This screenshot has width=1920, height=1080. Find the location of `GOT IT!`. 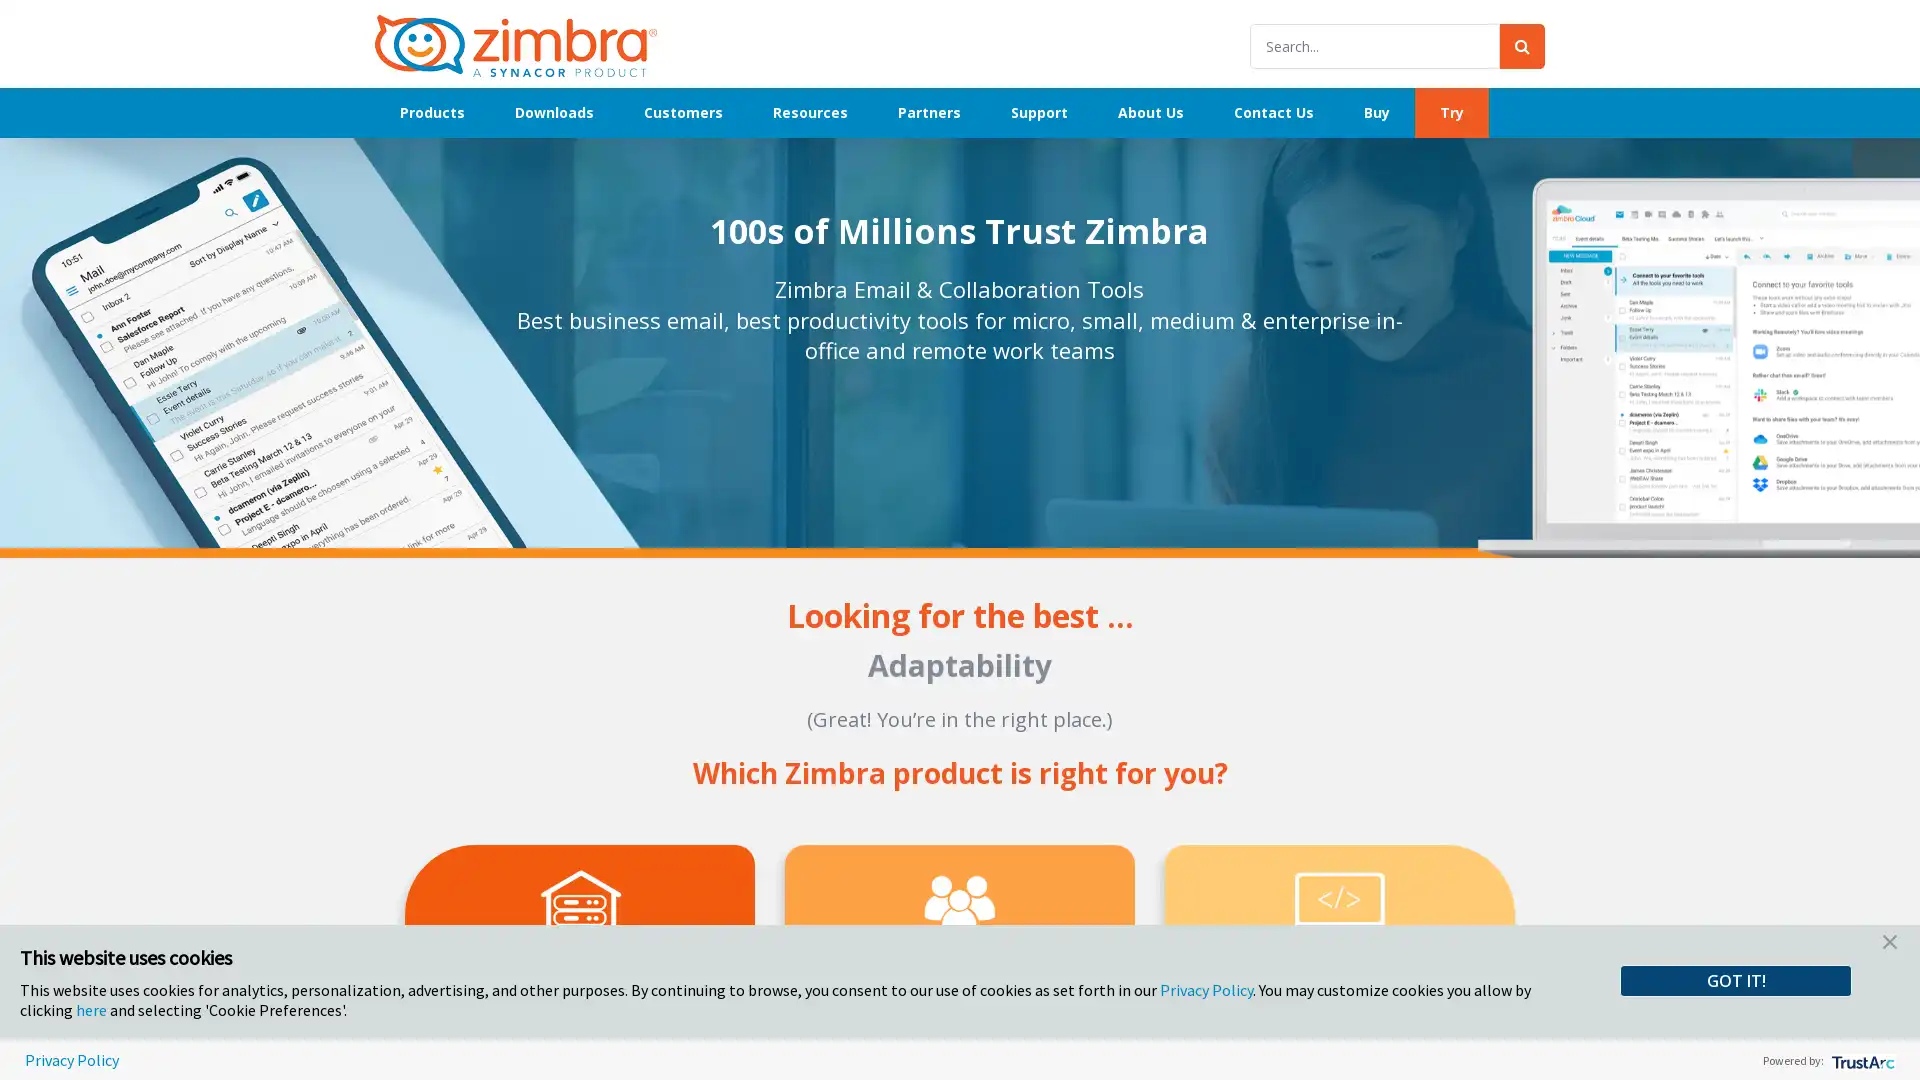

GOT IT! is located at coordinates (1735, 979).